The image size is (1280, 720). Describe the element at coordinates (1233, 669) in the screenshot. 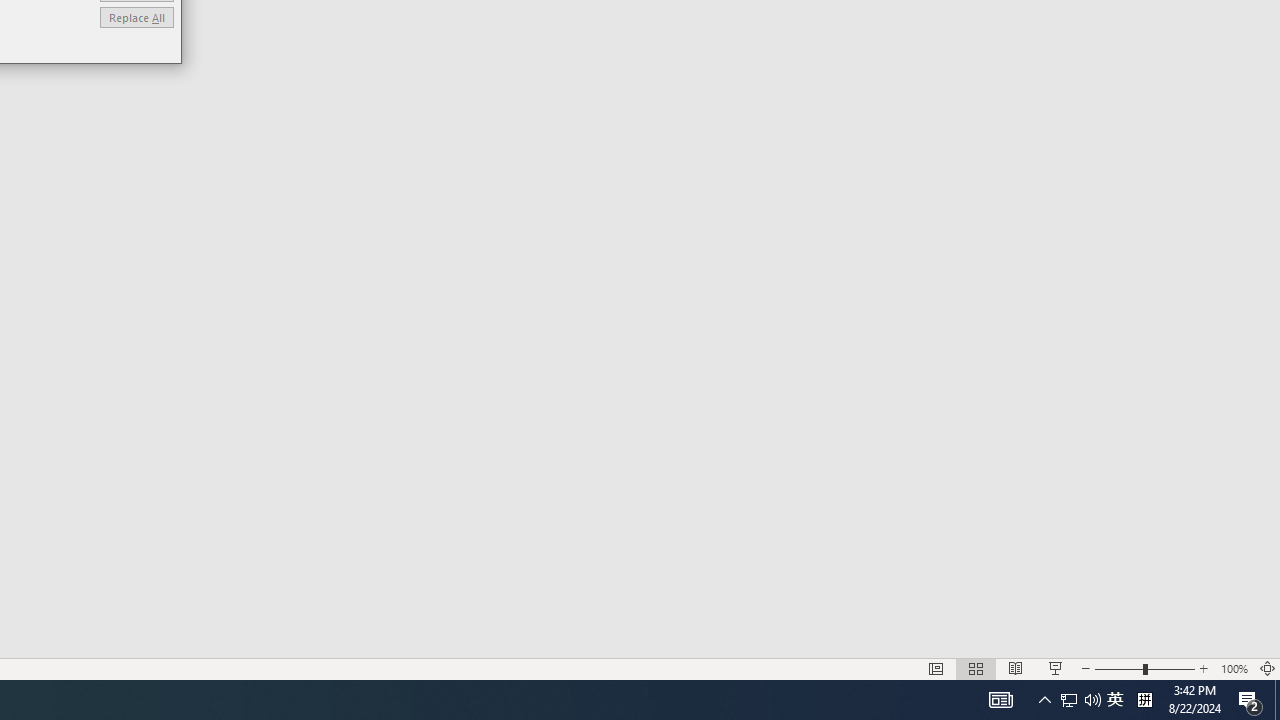

I see `'Zoom 100%'` at that location.